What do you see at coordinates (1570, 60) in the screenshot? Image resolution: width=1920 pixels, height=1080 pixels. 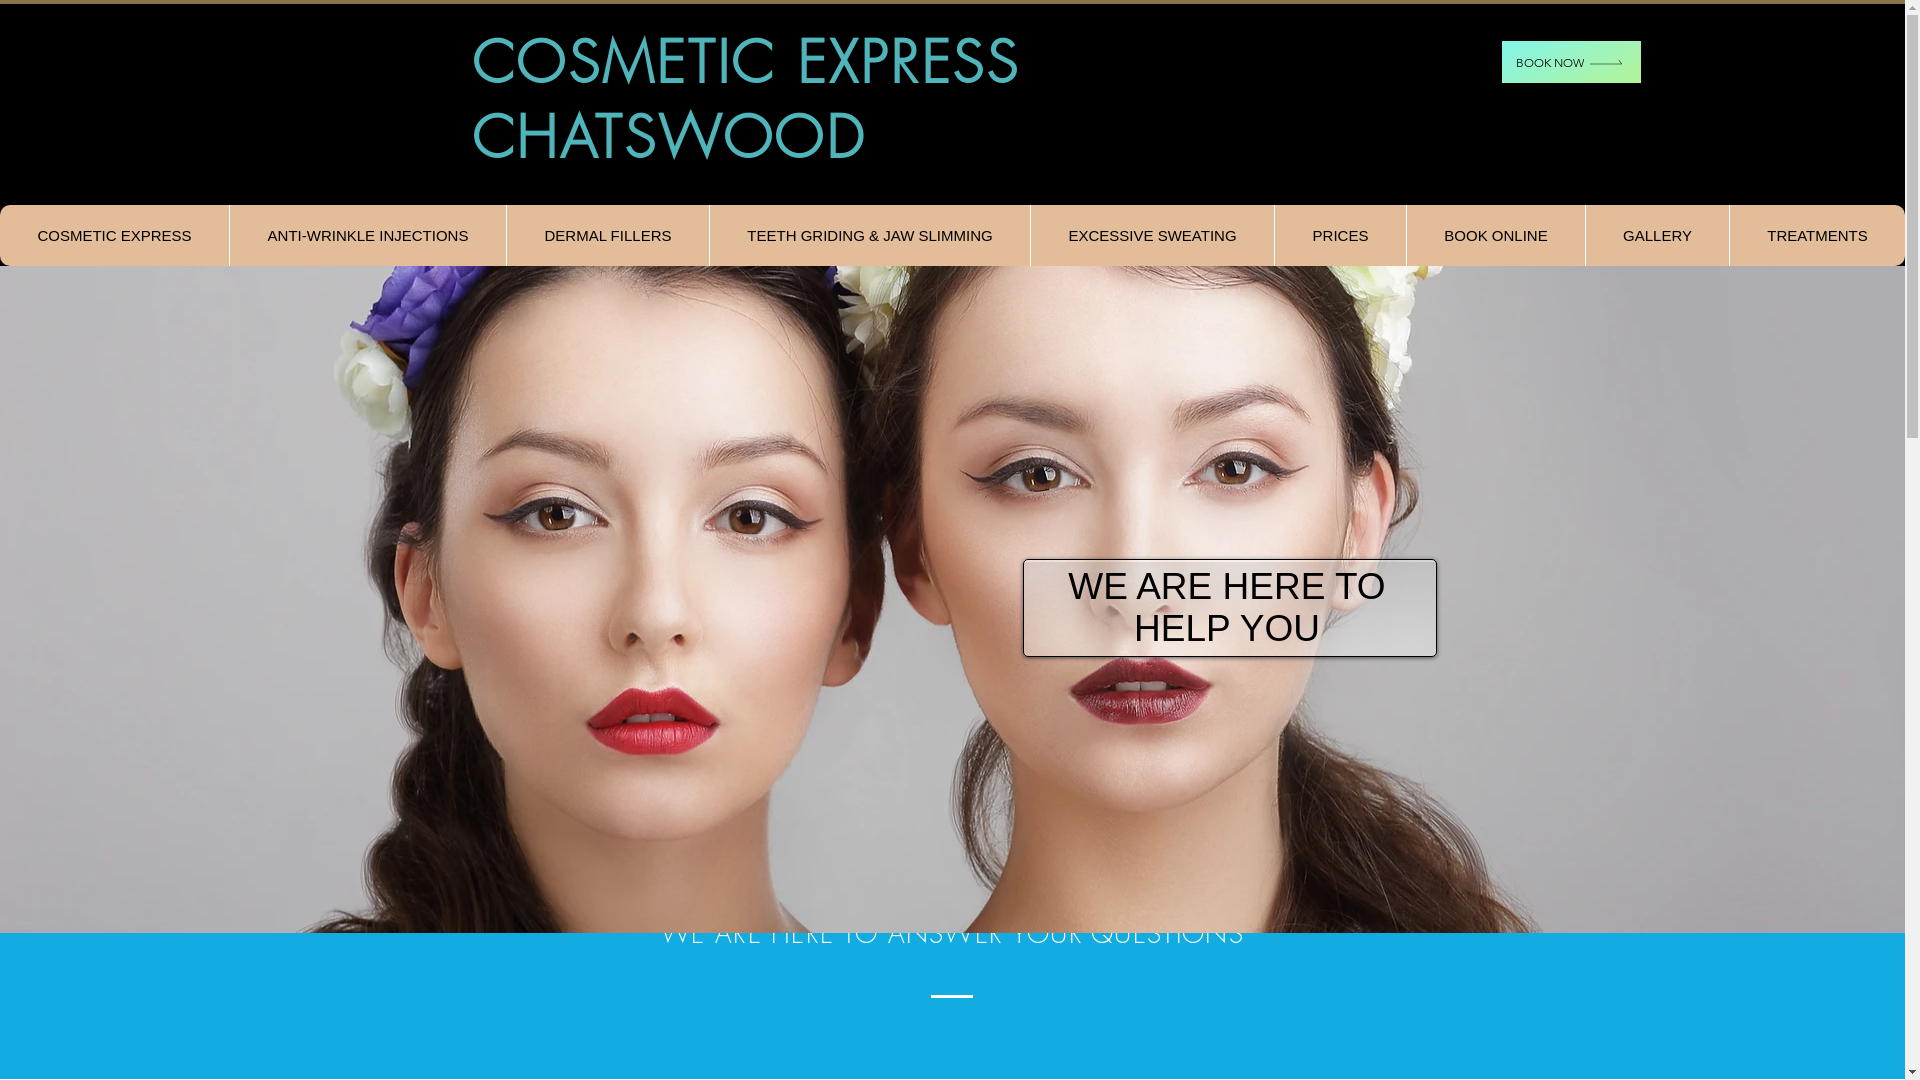 I see `'BOOK NOW'` at bounding box center [1570, 60].